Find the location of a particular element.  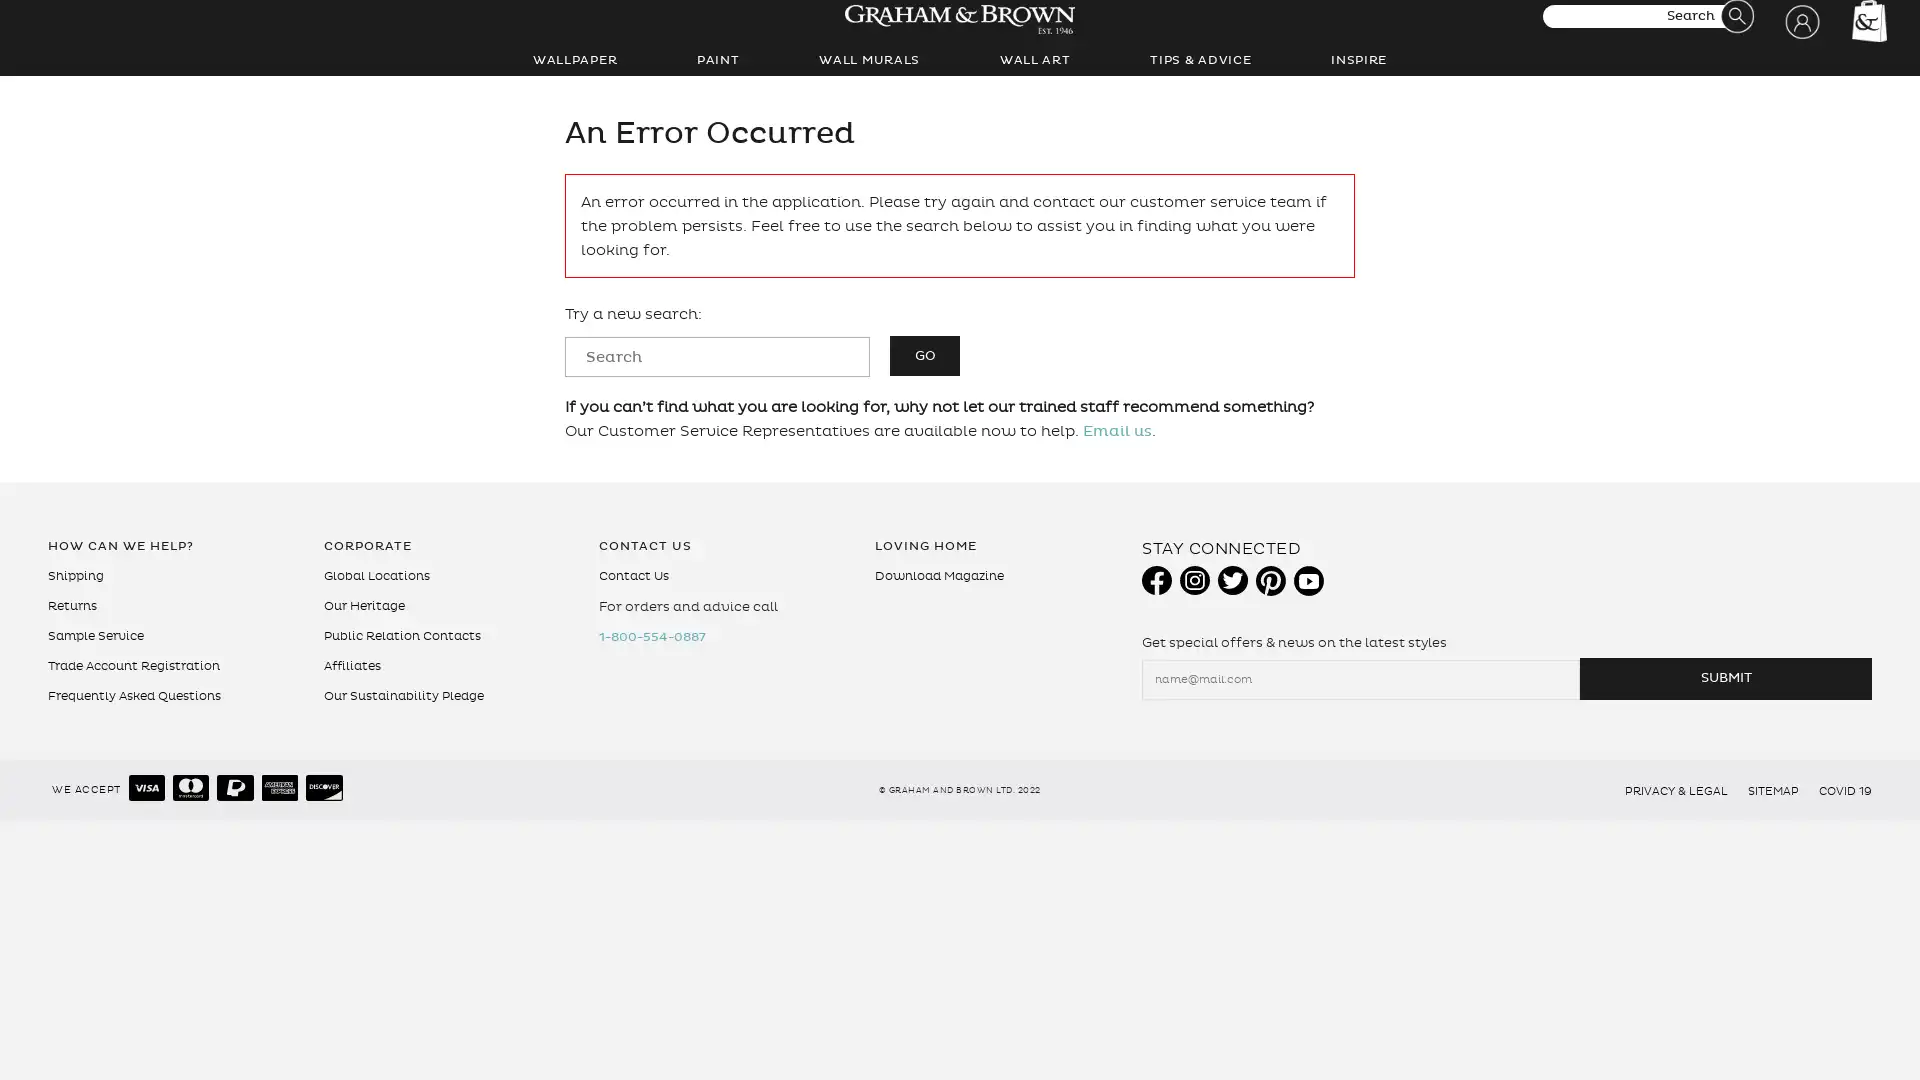

SUBMIT is located at coordinates (1724, 677).